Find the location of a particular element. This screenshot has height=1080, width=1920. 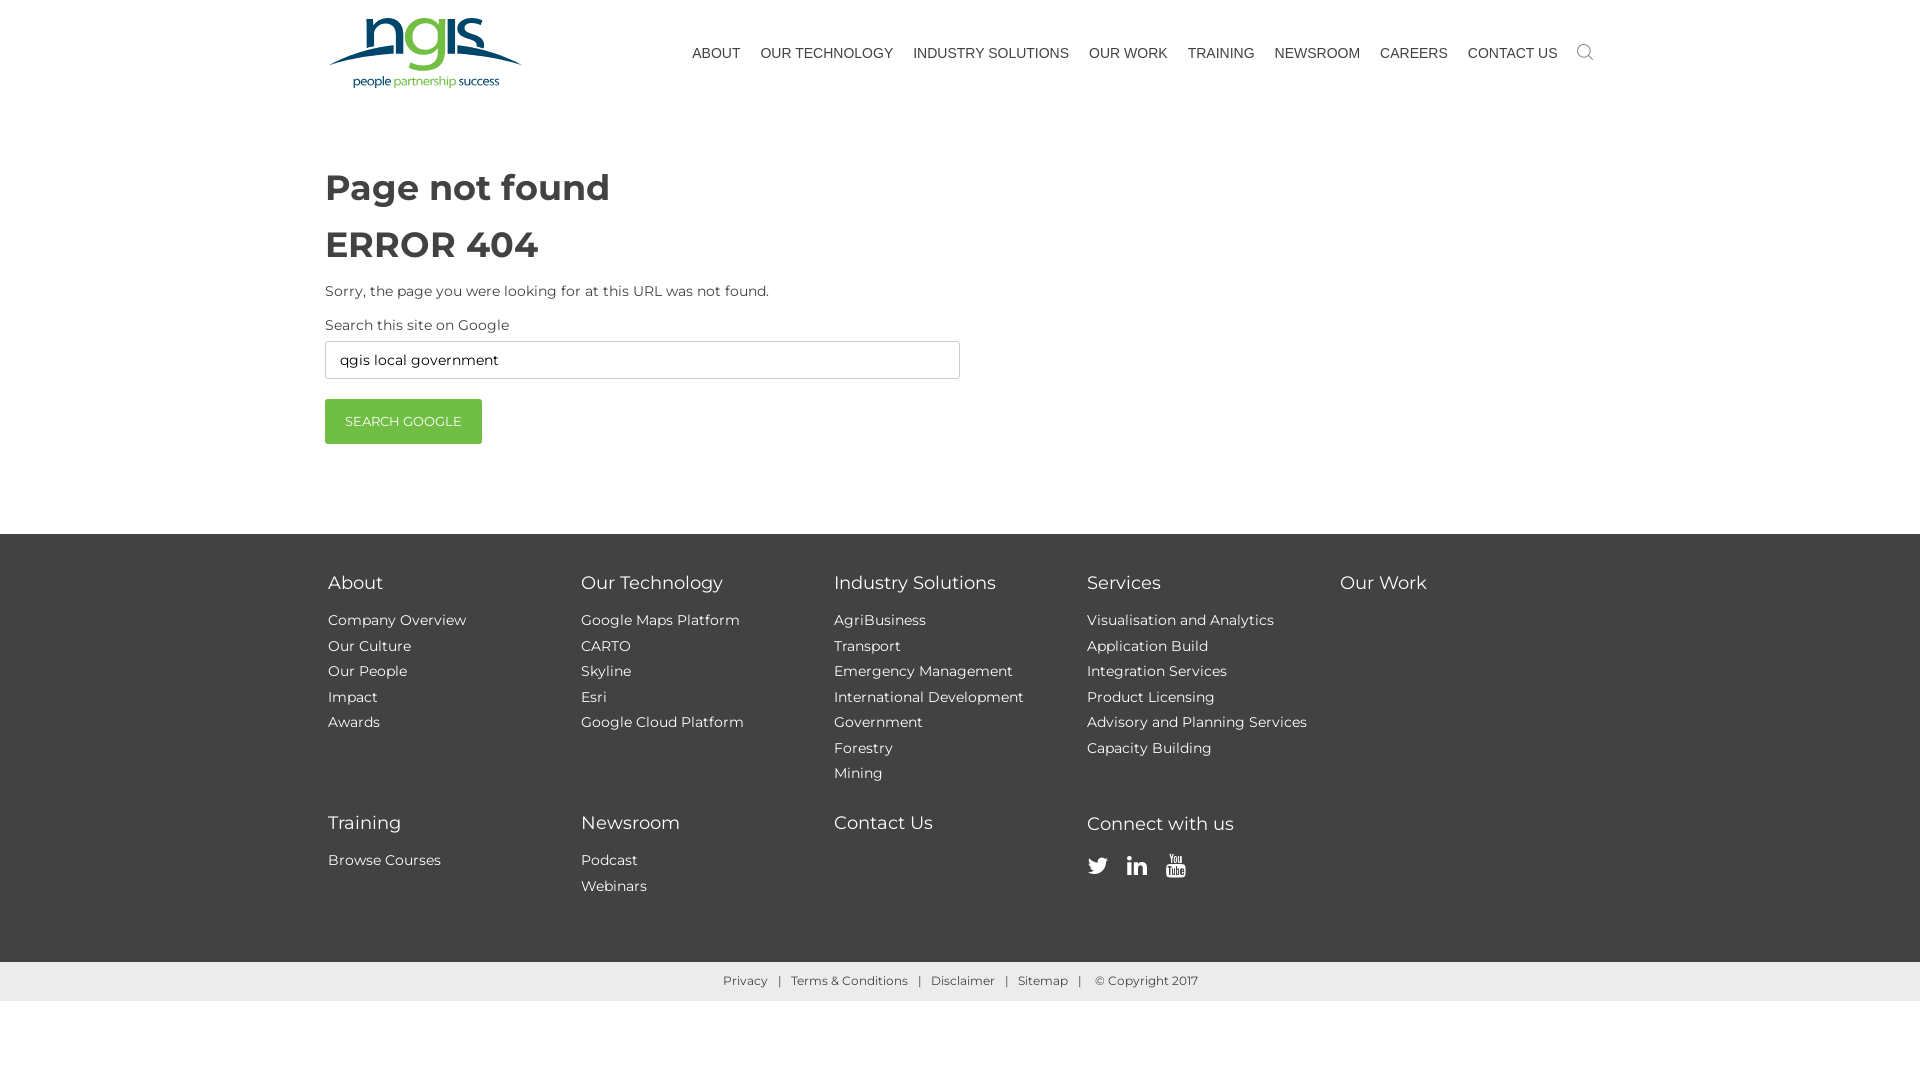

'TRAINING' is located at coordinates (1220, 52).